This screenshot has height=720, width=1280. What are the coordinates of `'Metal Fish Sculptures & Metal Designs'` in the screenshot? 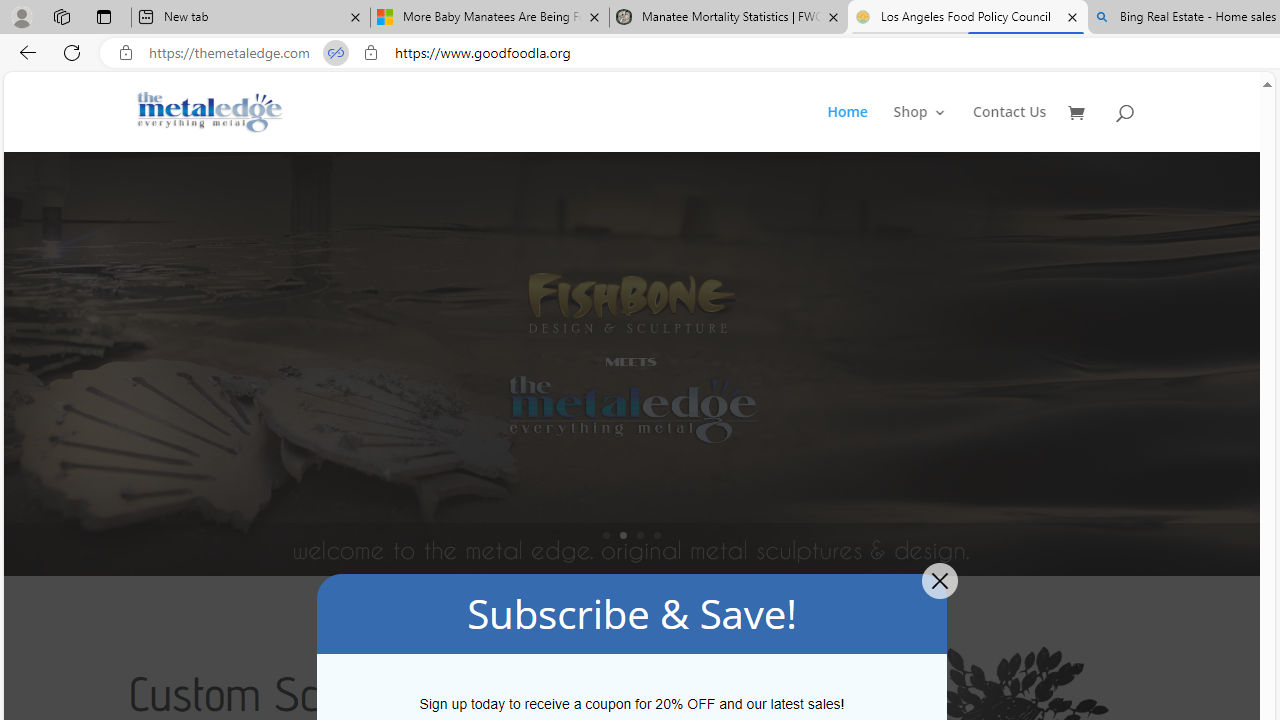 It's located at (210, 111).